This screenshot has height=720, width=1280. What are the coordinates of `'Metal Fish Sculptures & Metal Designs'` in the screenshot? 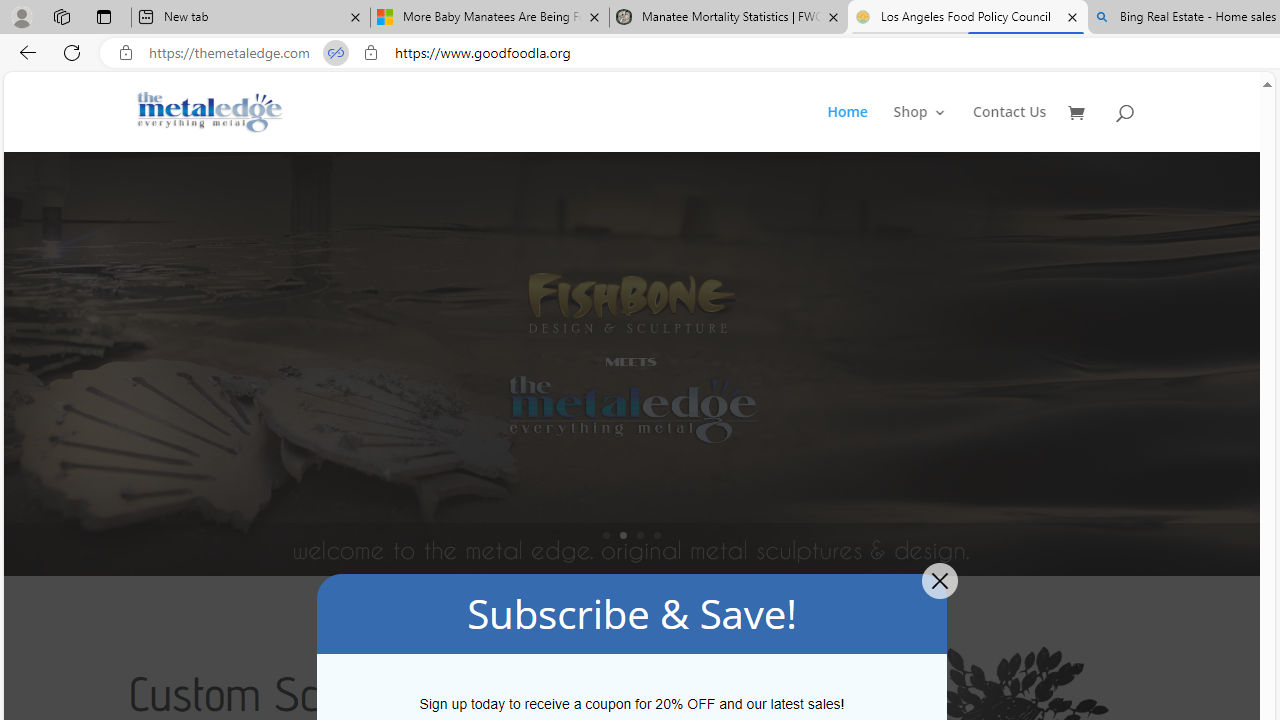 It's located at (210, 111).